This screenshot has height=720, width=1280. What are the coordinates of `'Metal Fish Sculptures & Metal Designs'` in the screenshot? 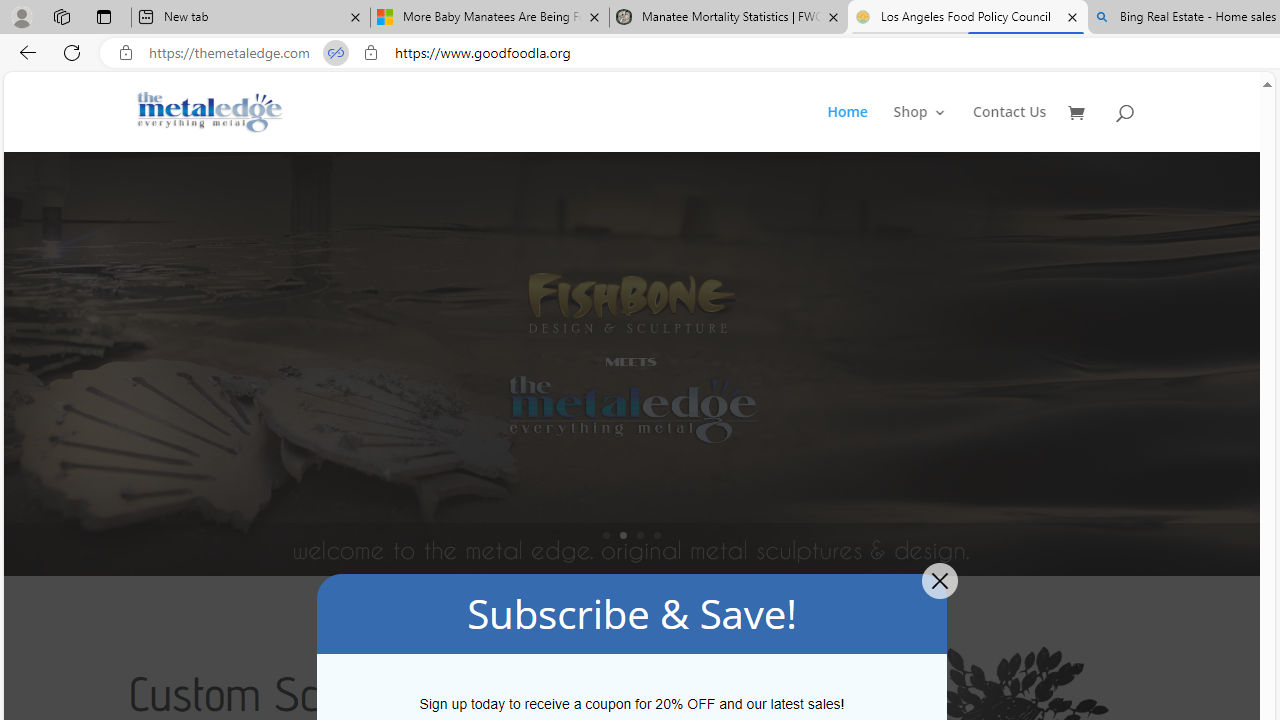 It's located at (210, 111).